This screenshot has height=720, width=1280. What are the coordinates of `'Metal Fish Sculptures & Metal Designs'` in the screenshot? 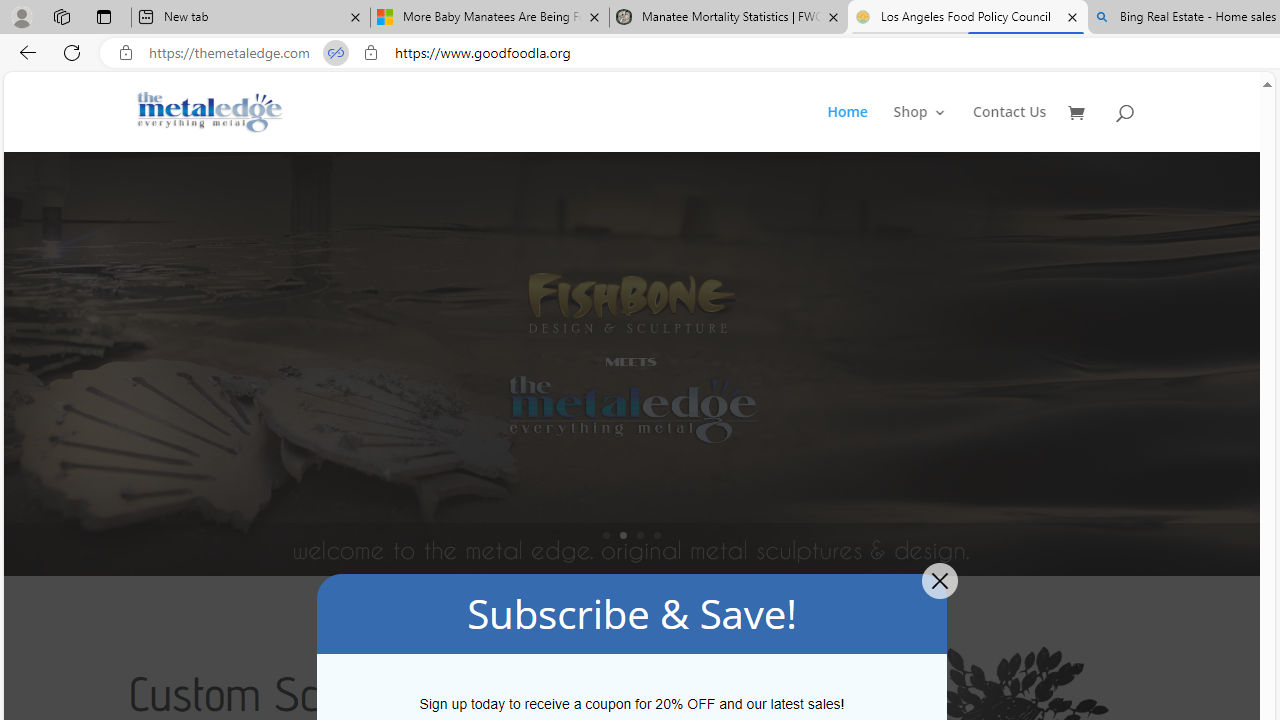 It's located at (210, 111).